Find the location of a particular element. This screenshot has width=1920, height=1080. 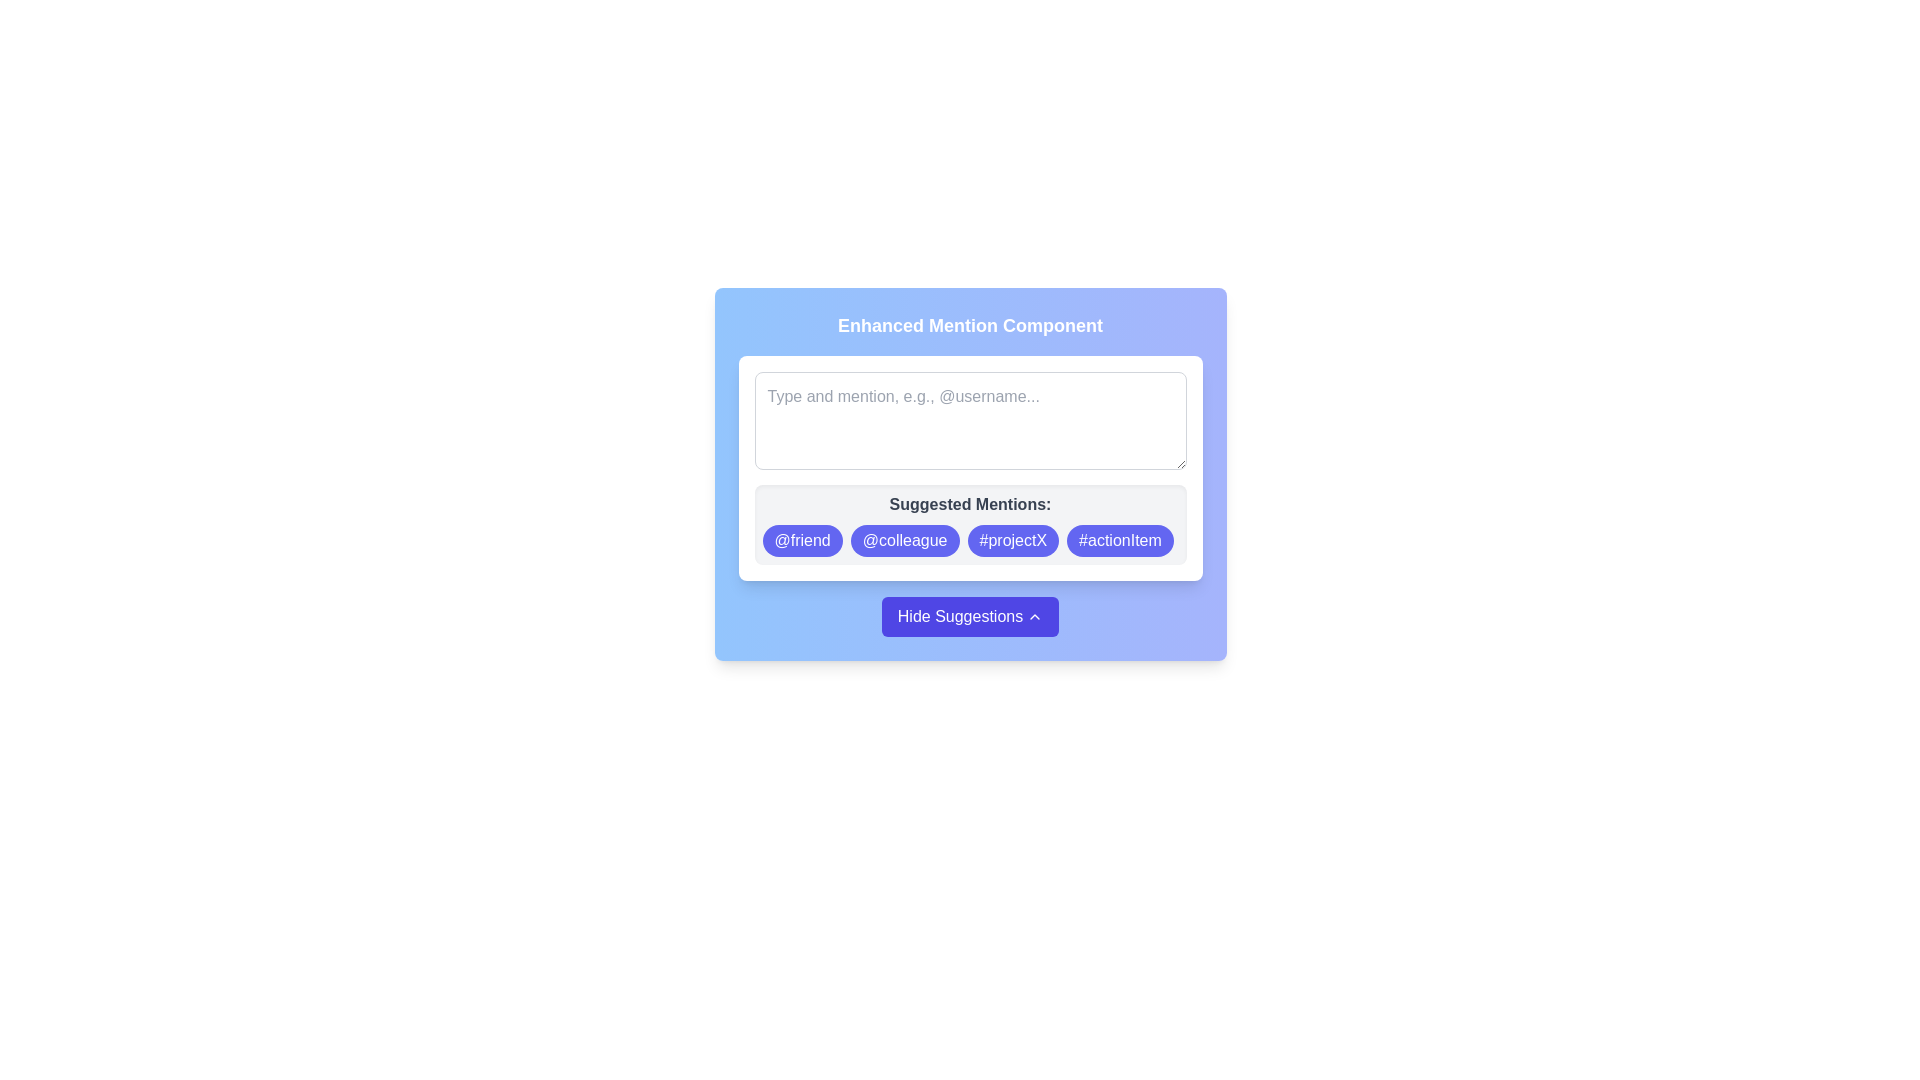

the second suggestion button labeled '@colleague' in the 'Suggested Mentions' section to insert the mention into the input field above is located at coordinates (904, 540).